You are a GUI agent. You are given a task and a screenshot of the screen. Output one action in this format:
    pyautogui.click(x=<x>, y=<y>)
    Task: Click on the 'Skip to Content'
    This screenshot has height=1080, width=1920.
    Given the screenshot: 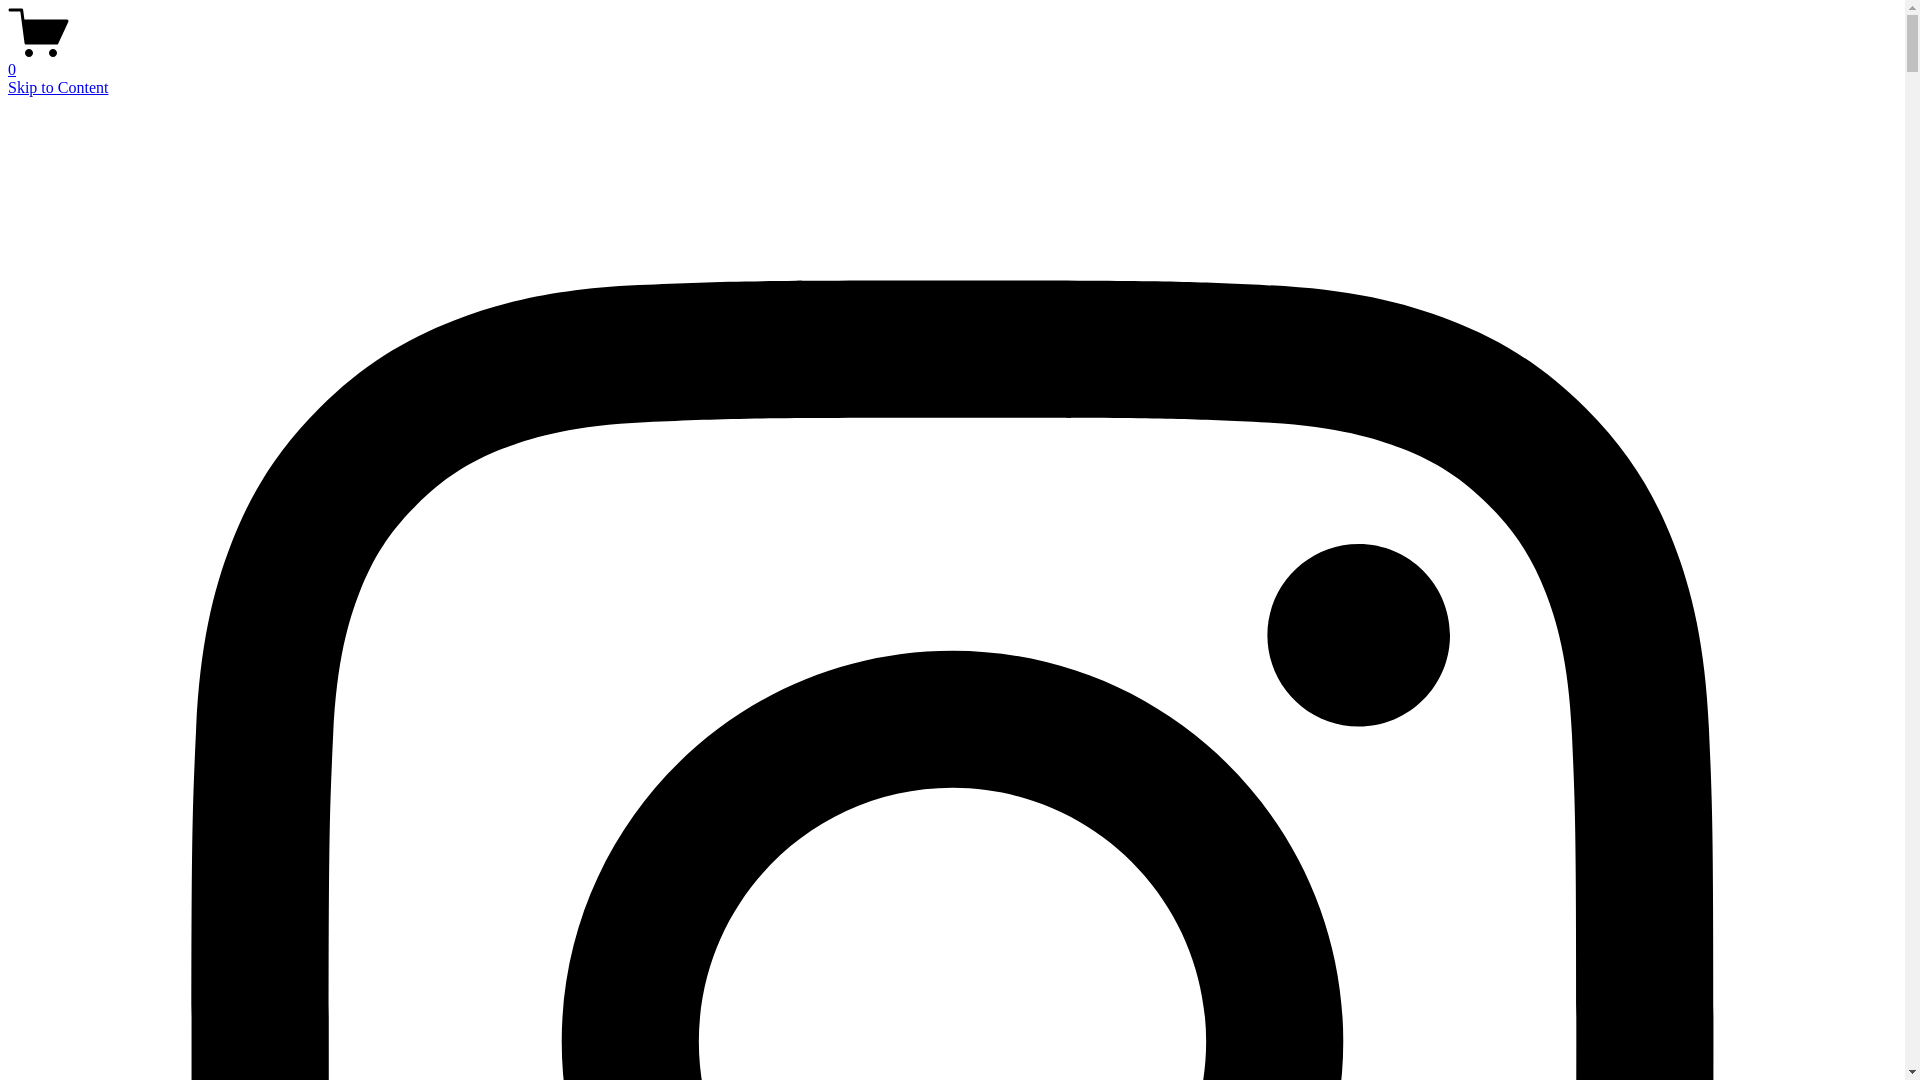 What is the action you would take?
    pyautogui.click(x=57, y=86)
    